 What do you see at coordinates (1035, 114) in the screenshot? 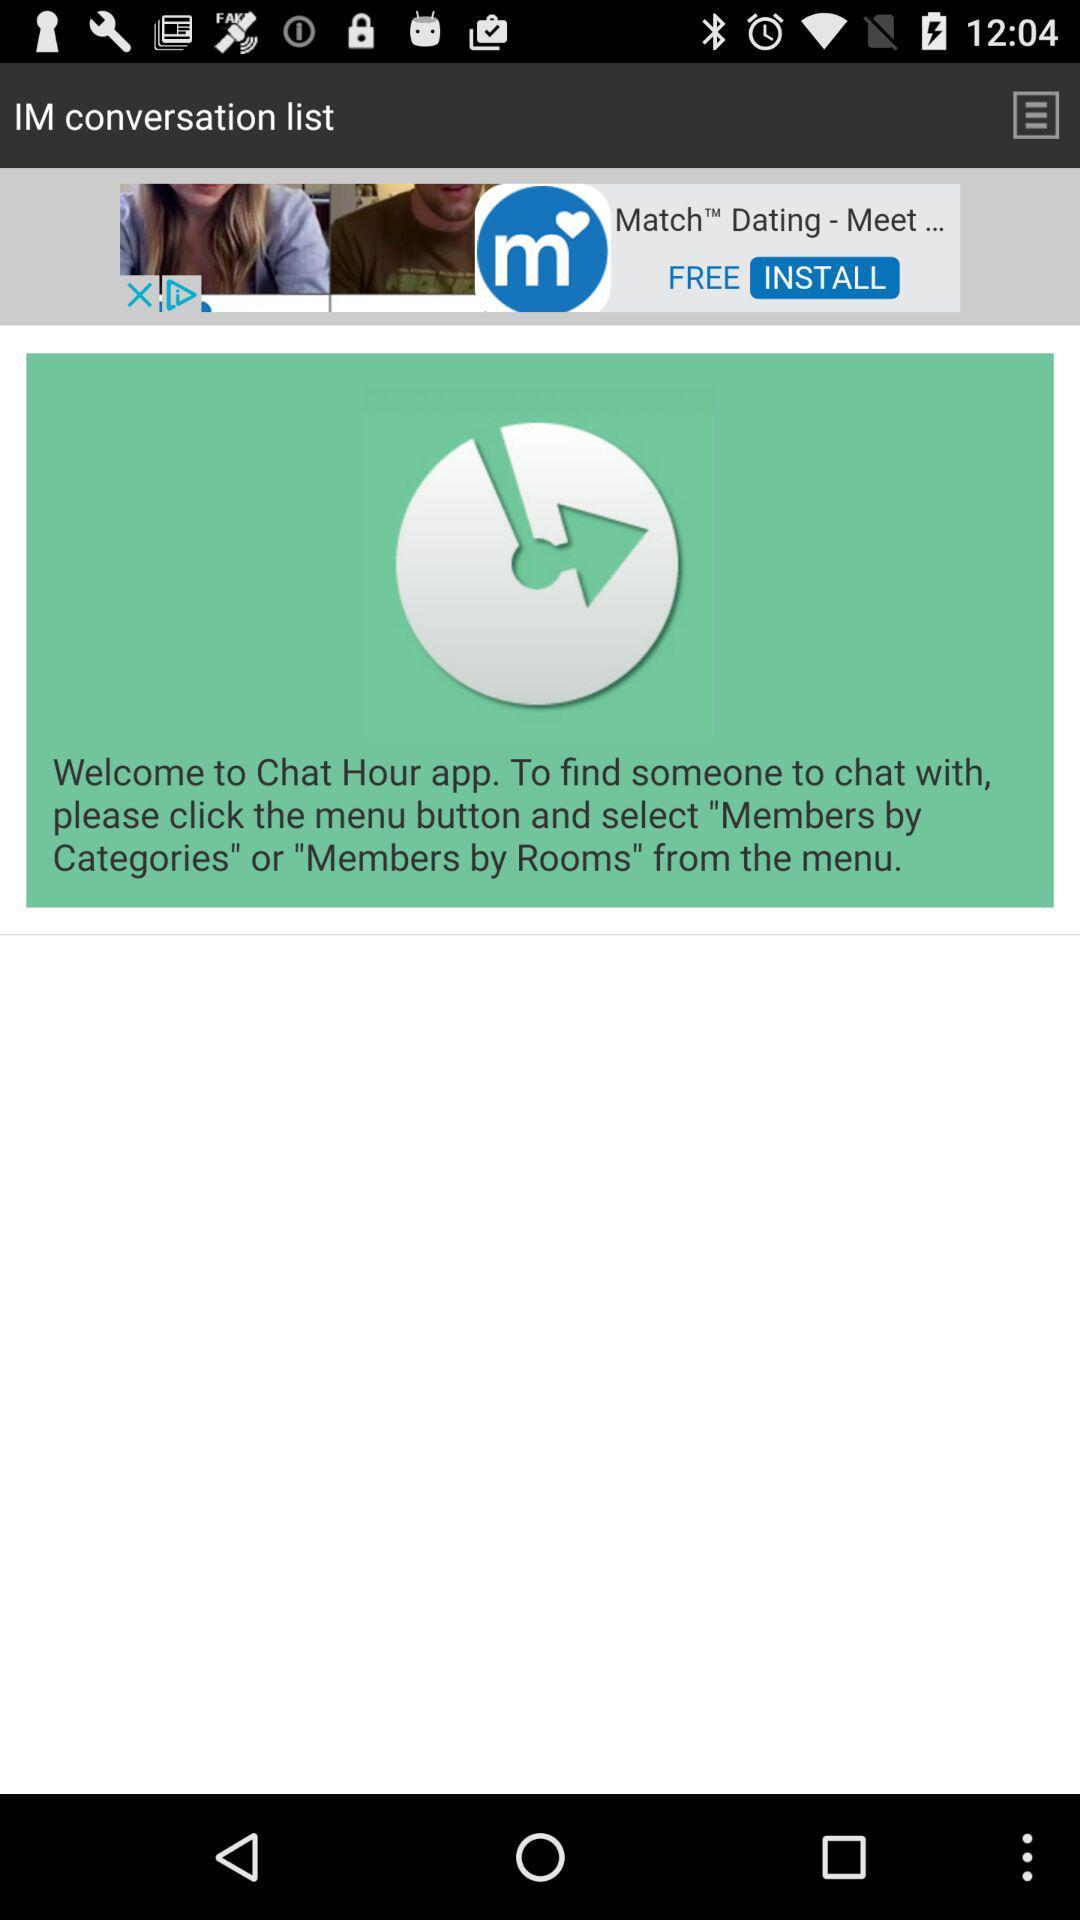
I see `more` at bounding box center [1035, 114].